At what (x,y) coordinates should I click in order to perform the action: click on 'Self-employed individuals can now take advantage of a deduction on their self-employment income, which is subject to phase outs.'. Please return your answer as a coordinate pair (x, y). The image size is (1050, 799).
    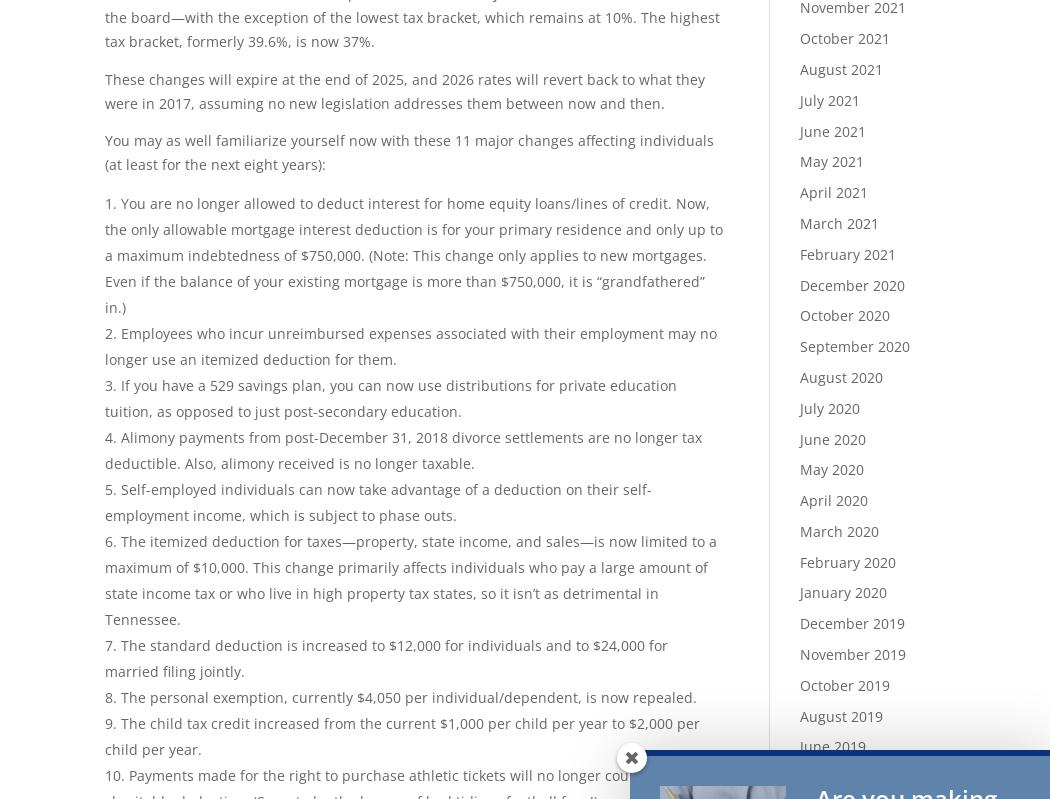
    Looking at the image, I should click on (105, 501).